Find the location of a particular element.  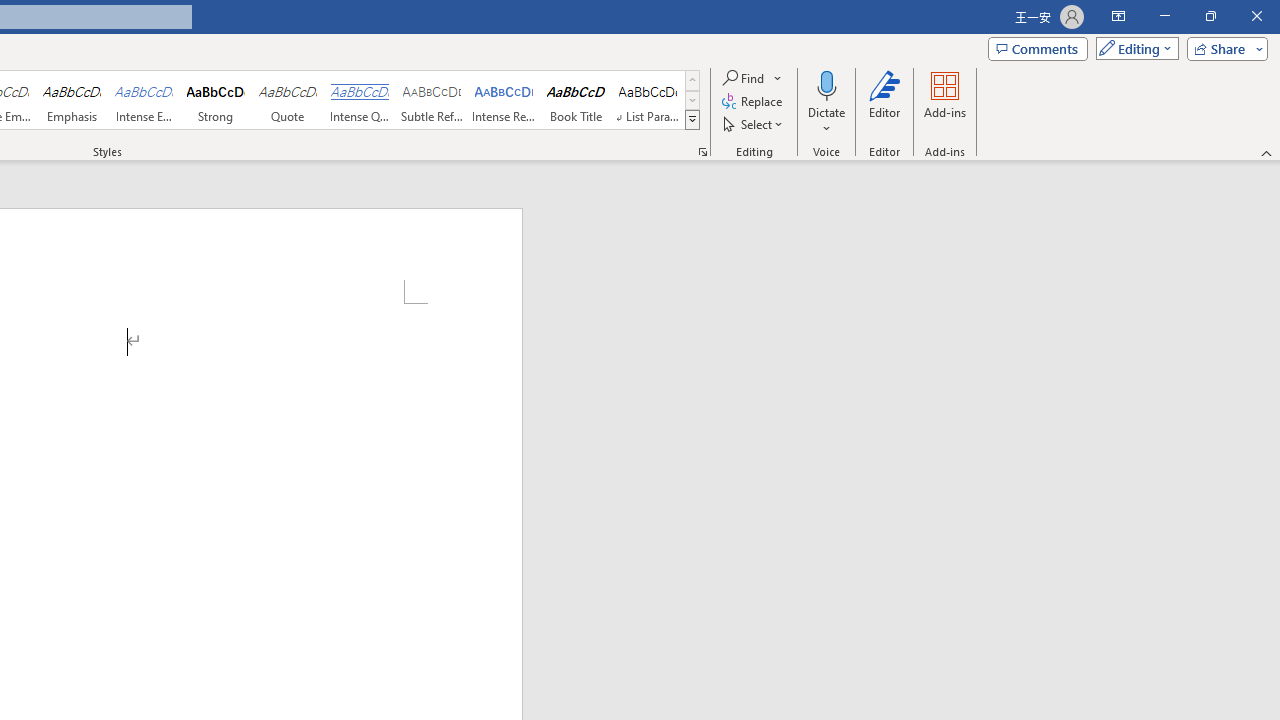

'Intense Reference' is located at coordinates (504, 100).